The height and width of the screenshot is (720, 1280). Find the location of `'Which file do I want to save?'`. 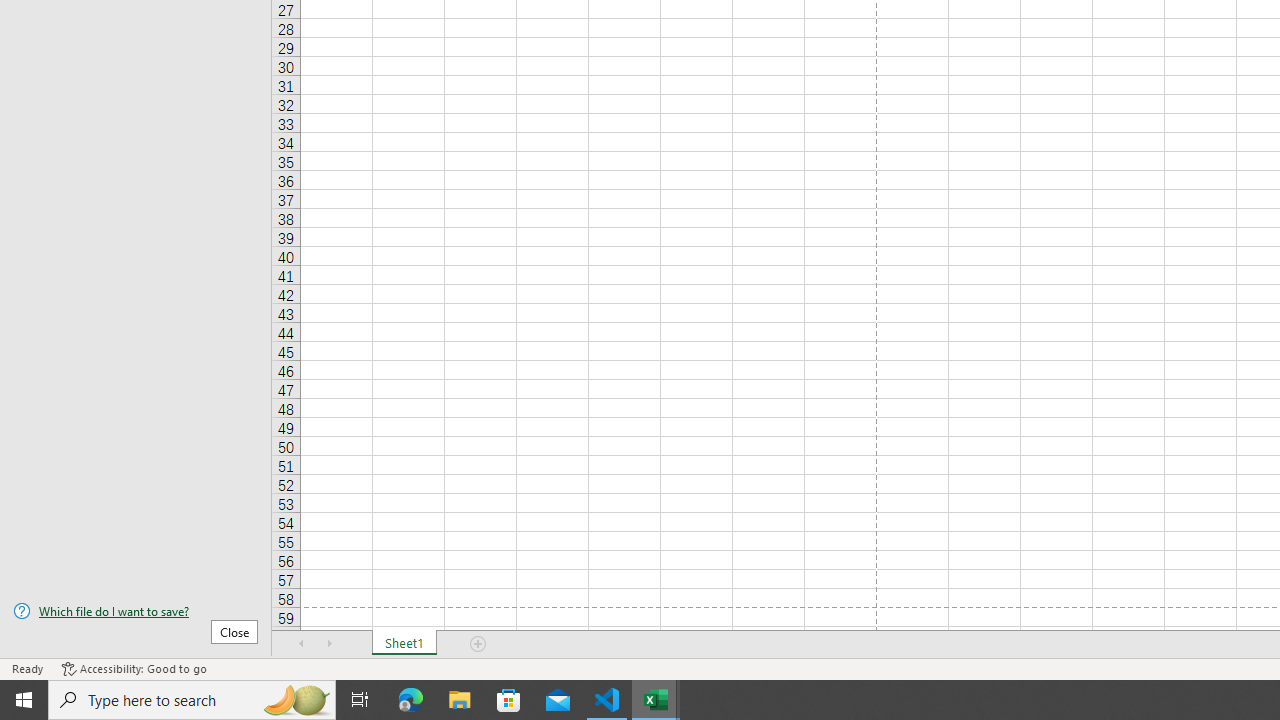

'Which file do I want to save?' is located at coordinates (135, 610).